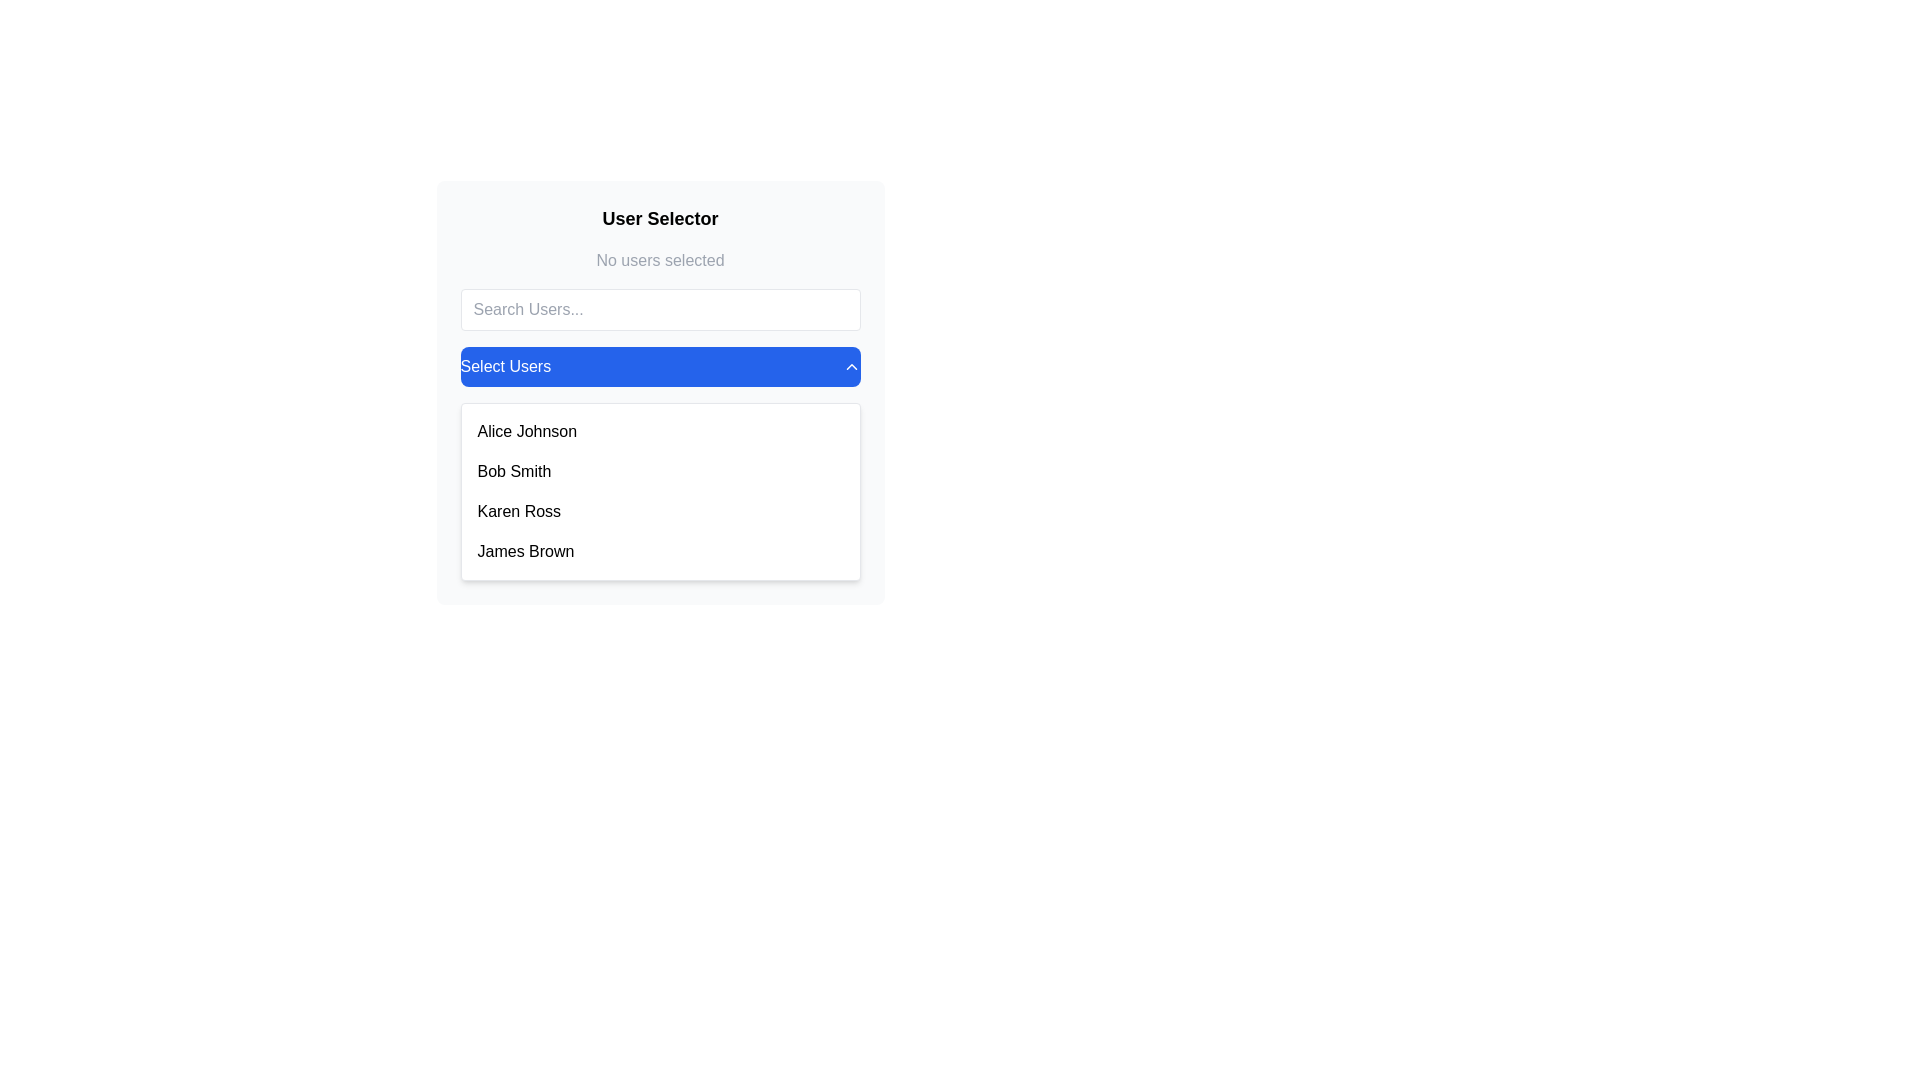  I want to click on the up chevron icon located on the far right side of the blue button labeled 'Select Users', so click(851, 366).